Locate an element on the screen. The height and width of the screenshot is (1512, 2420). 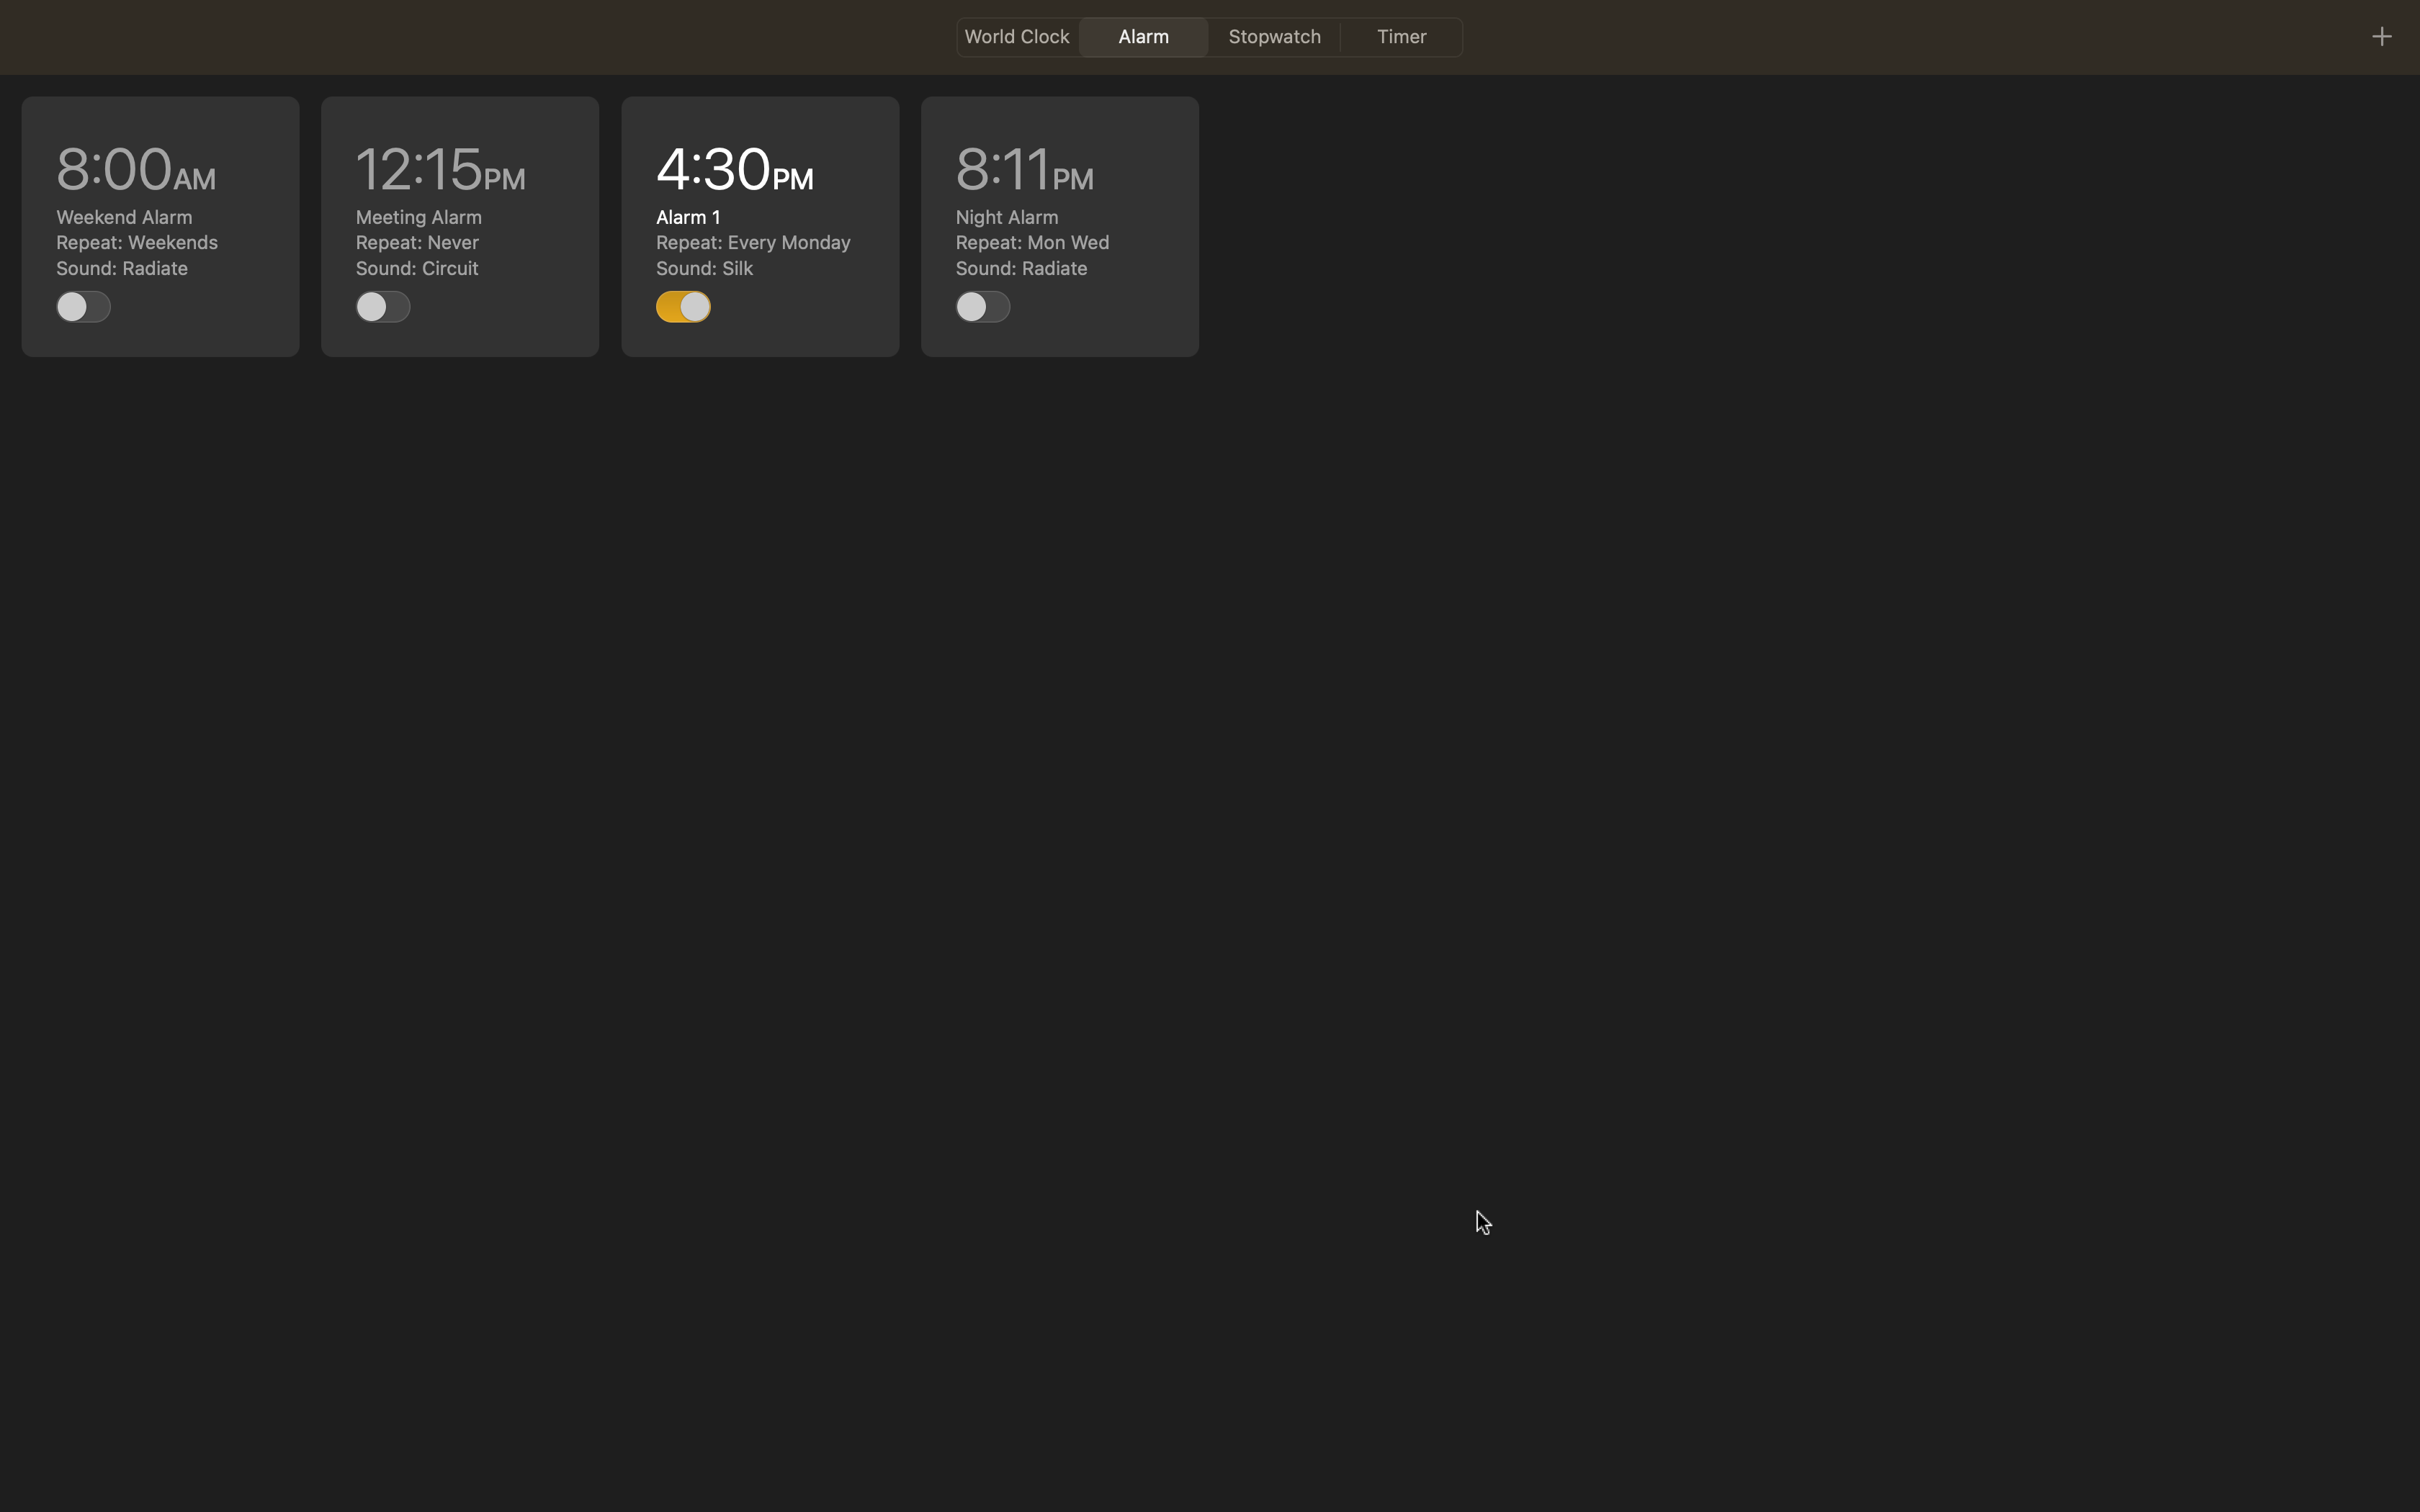
Use the plus symbol to create a fresh reminder is located at coordinates (2380, 35).